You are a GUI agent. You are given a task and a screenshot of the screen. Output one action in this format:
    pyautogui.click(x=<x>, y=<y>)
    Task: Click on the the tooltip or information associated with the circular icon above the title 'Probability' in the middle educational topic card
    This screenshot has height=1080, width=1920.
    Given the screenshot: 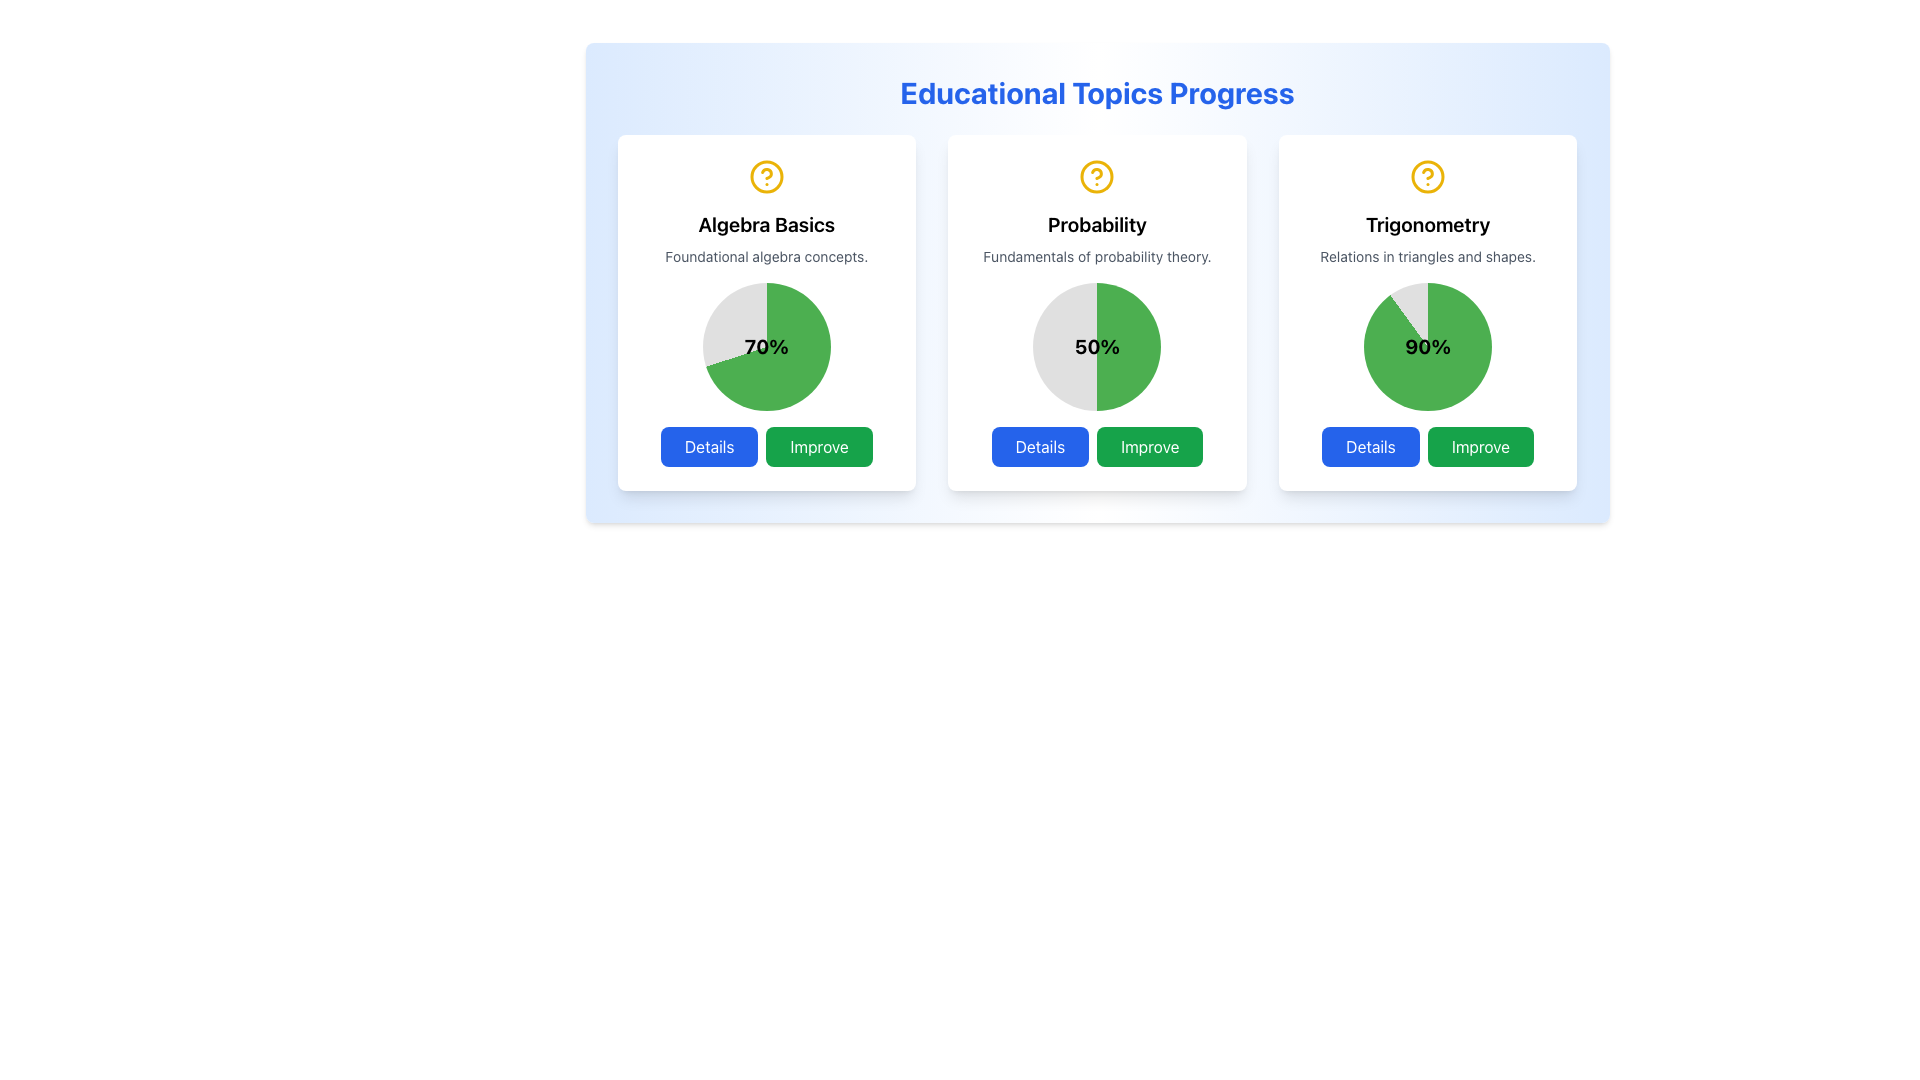 What is the action you would take?
    pyautogui.click(x=1096, y=172)
    